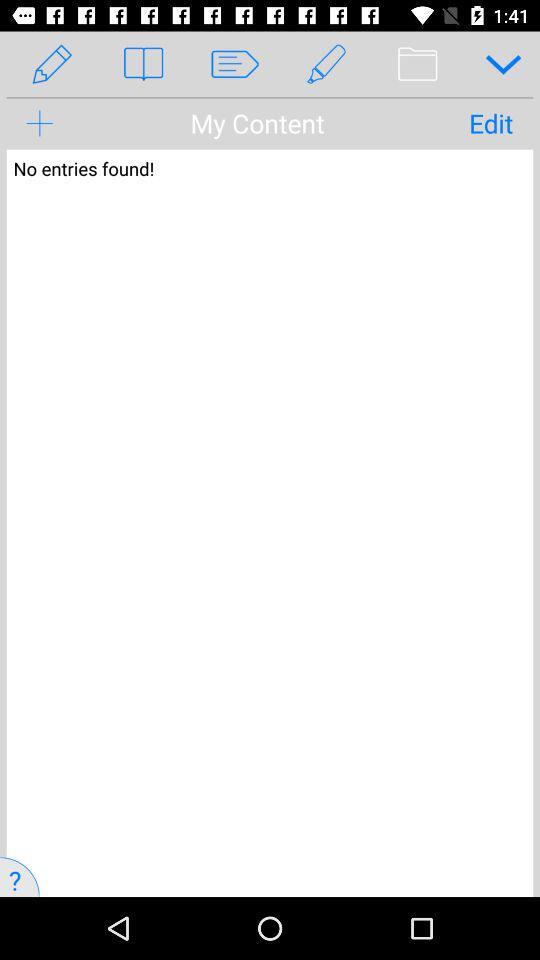  I want to click on the edit icon, so click(326, 64).